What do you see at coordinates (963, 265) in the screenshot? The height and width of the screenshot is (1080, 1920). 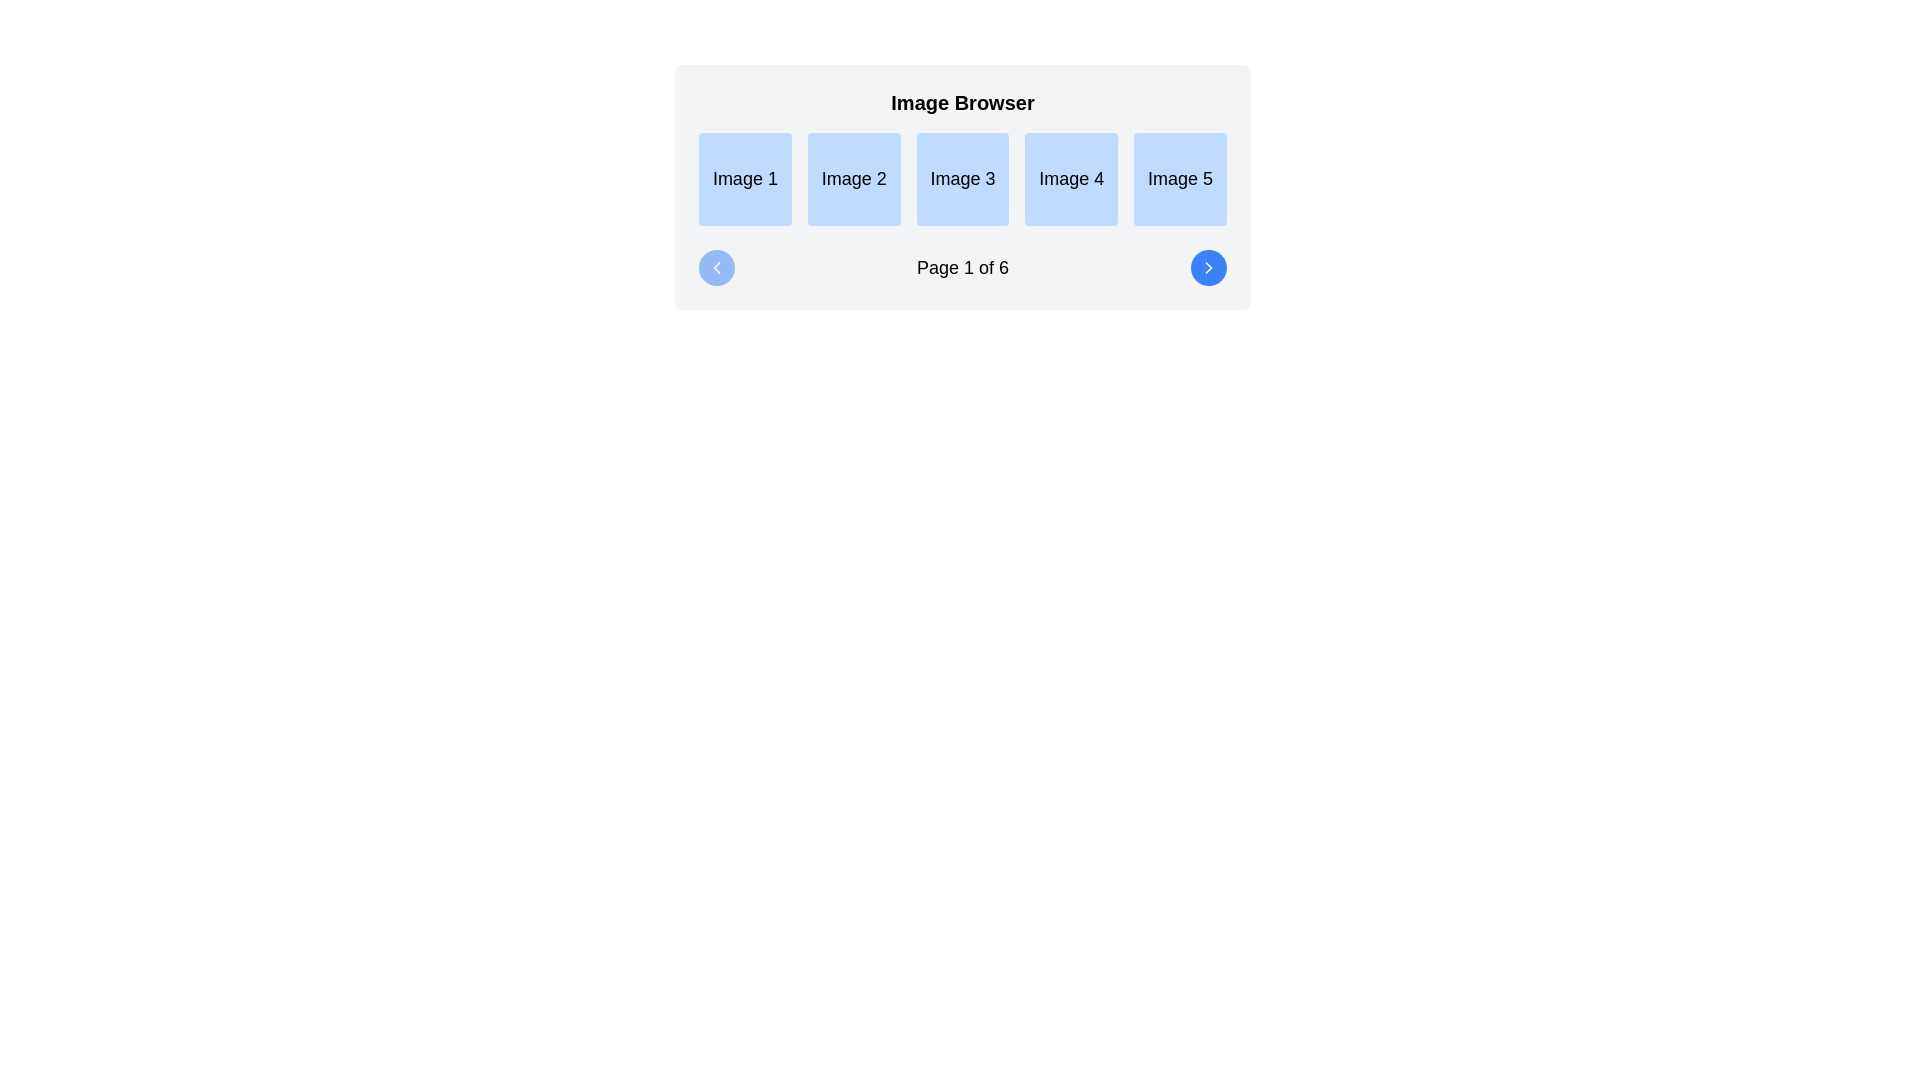 I see `the pagination indicator text displaying 'Page 1 of 6', located centrally near the bottom of the layout within the navigation bar` at bounding box center [963, 265].